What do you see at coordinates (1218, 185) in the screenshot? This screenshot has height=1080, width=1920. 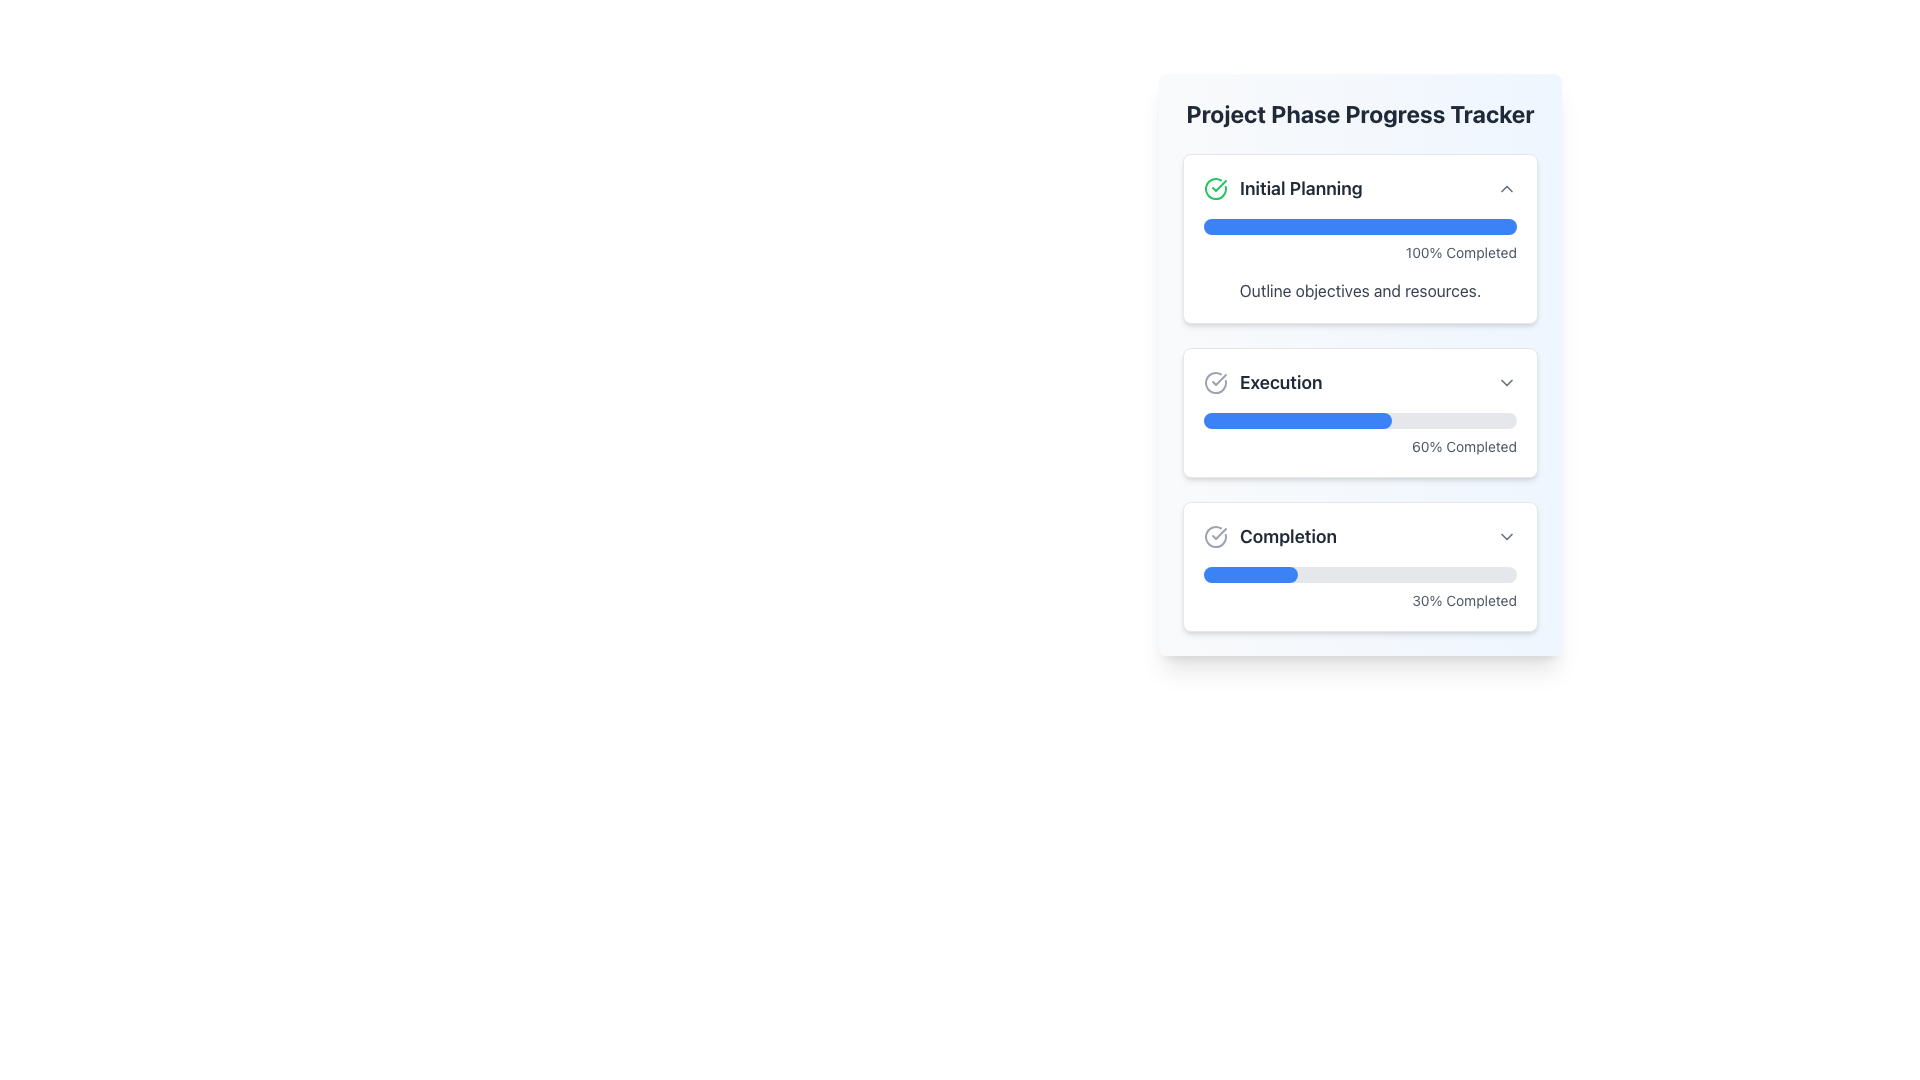 I see `properties of the Icon that signifies the successful state of the 'Initial Planning' task, located within the 'Project Phase Progress Tracker' panel` at bounding box center [1218, 185].